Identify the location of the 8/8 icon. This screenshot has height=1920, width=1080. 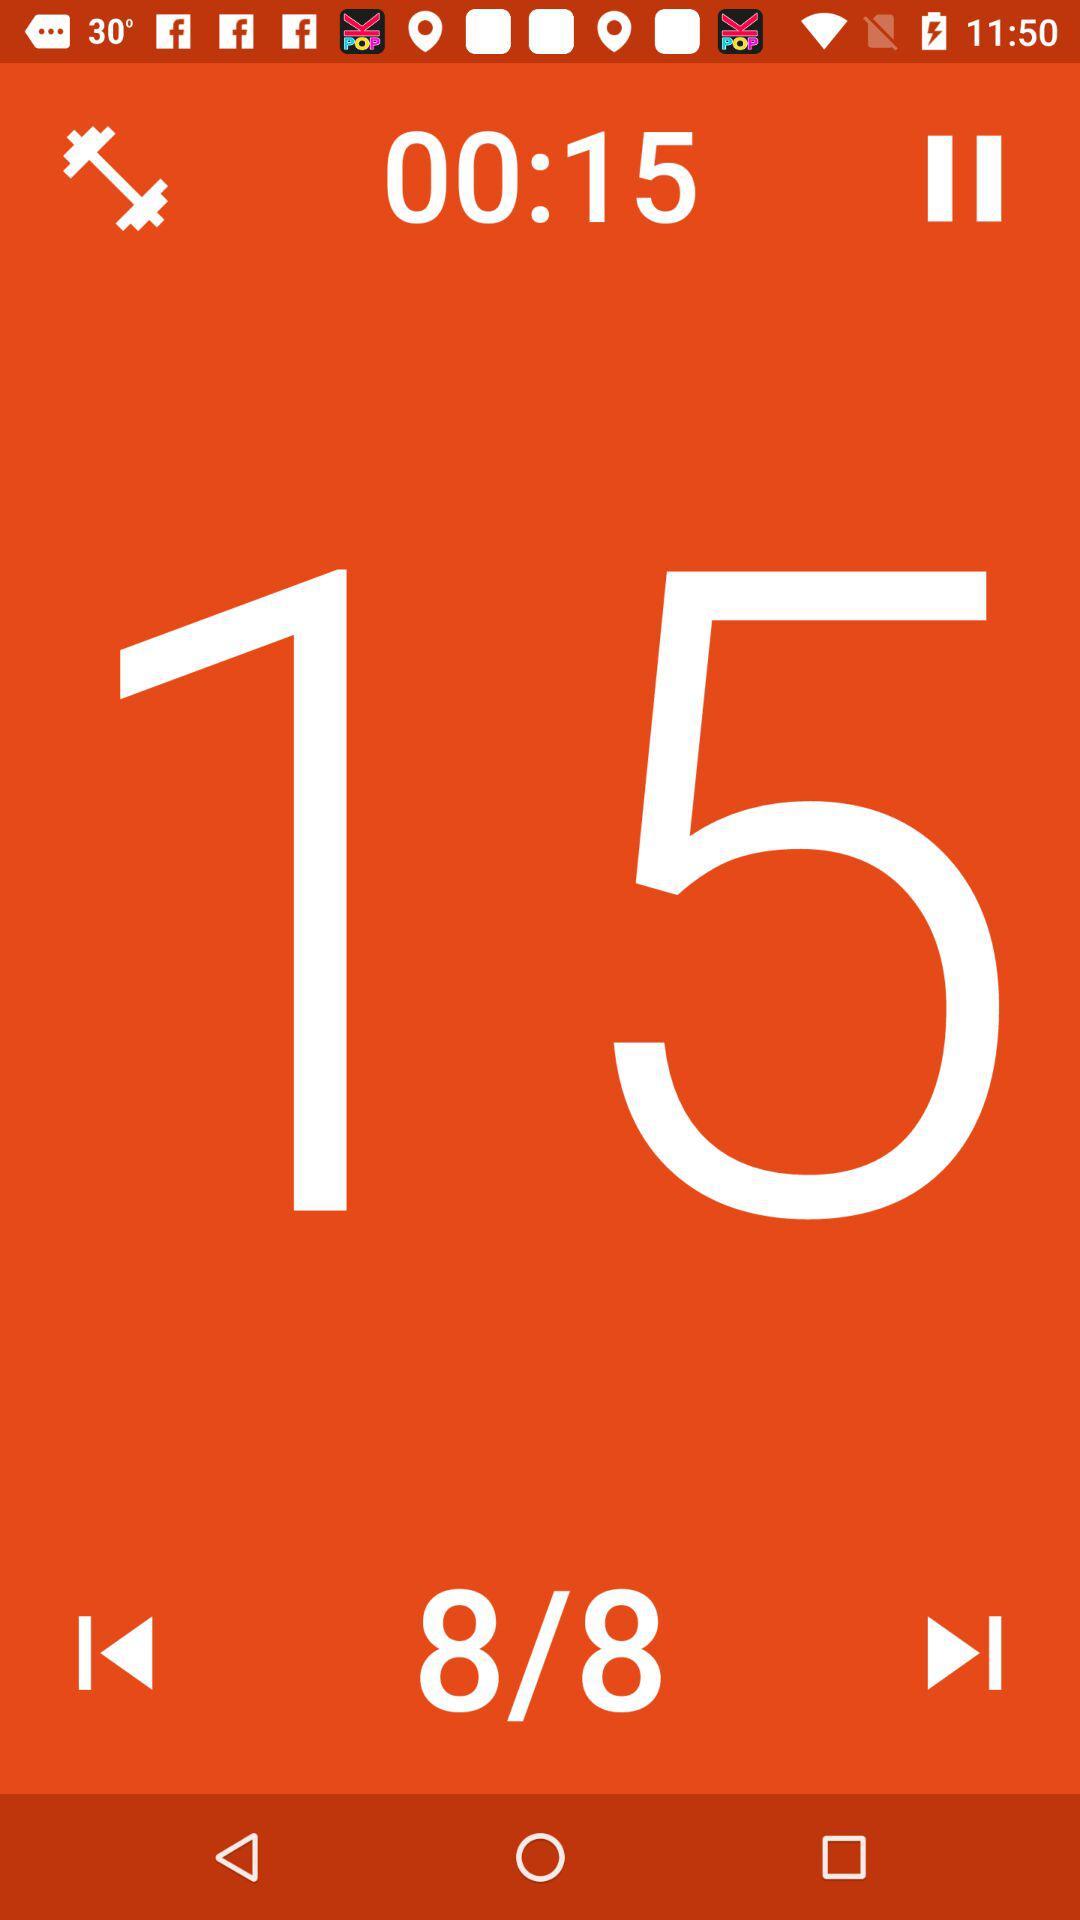
(540, 1653).